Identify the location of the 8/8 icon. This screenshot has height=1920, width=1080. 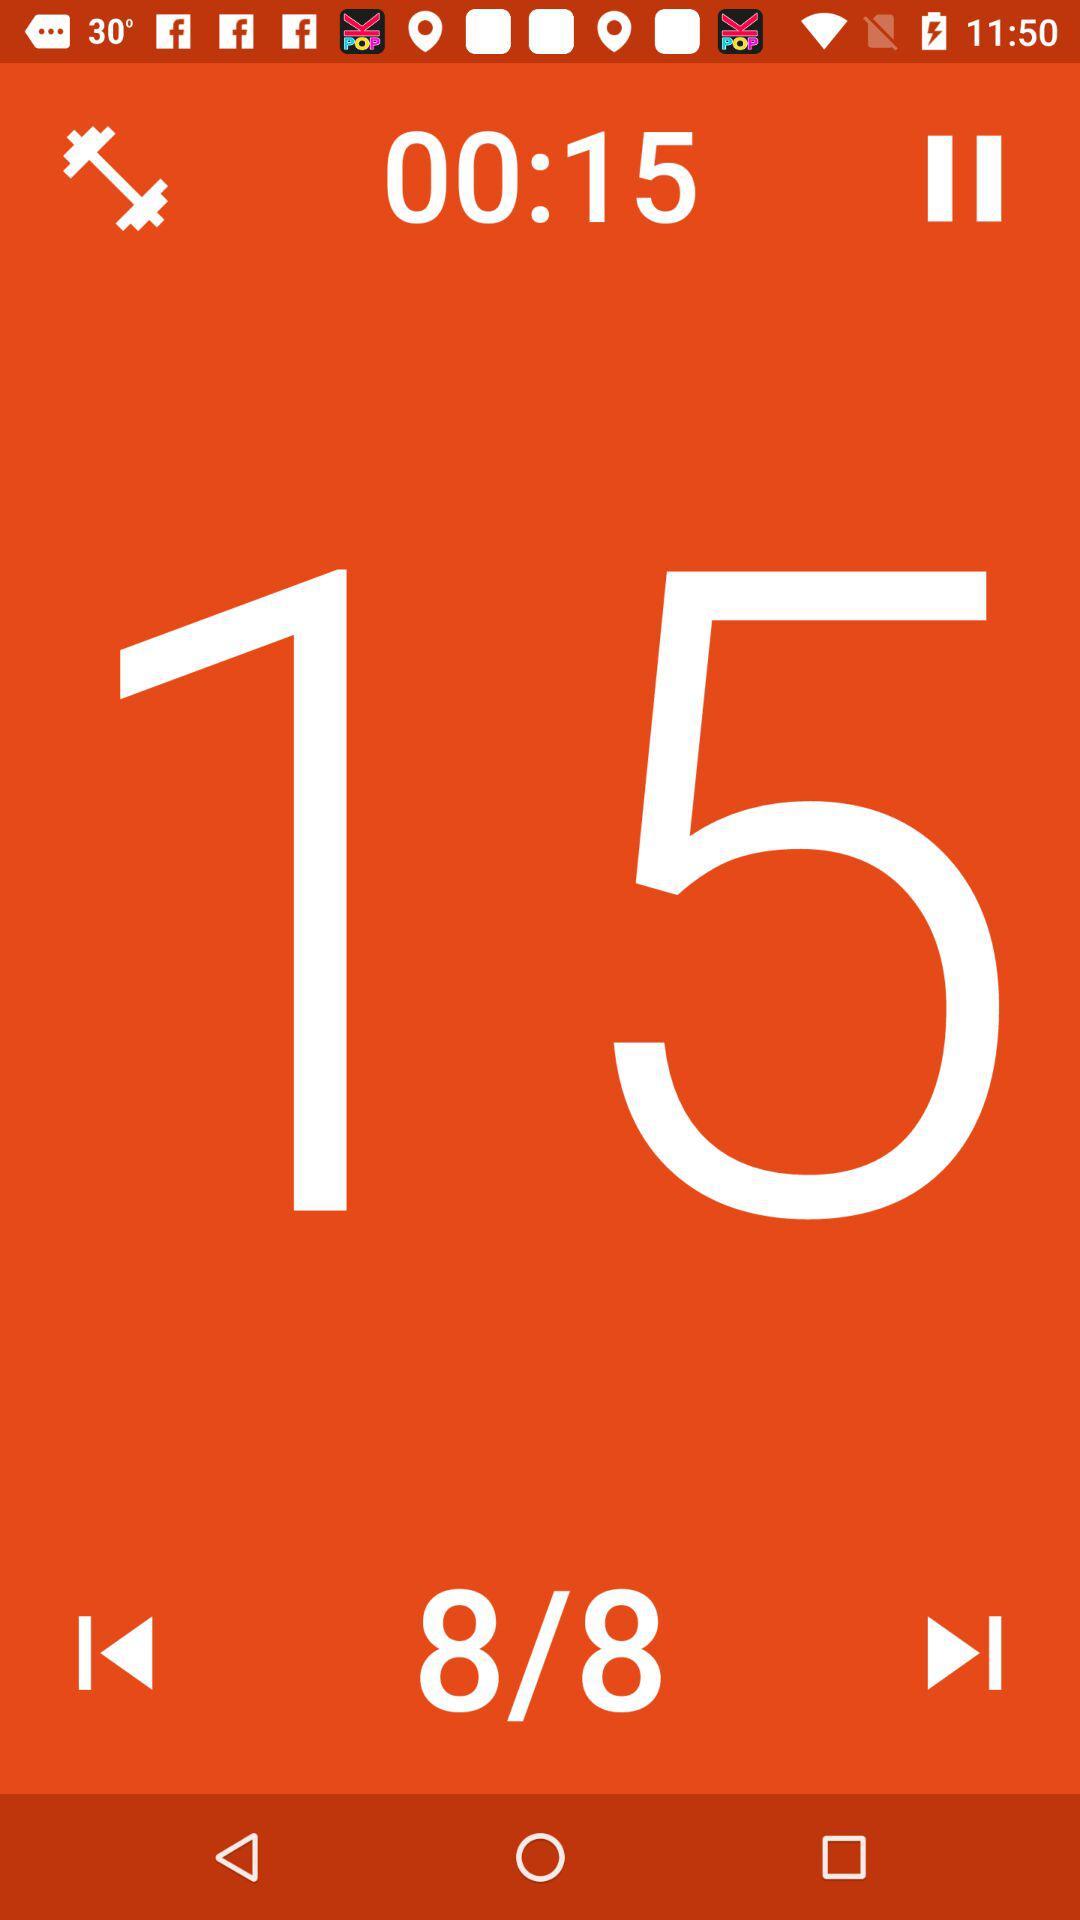
(540, 1653).